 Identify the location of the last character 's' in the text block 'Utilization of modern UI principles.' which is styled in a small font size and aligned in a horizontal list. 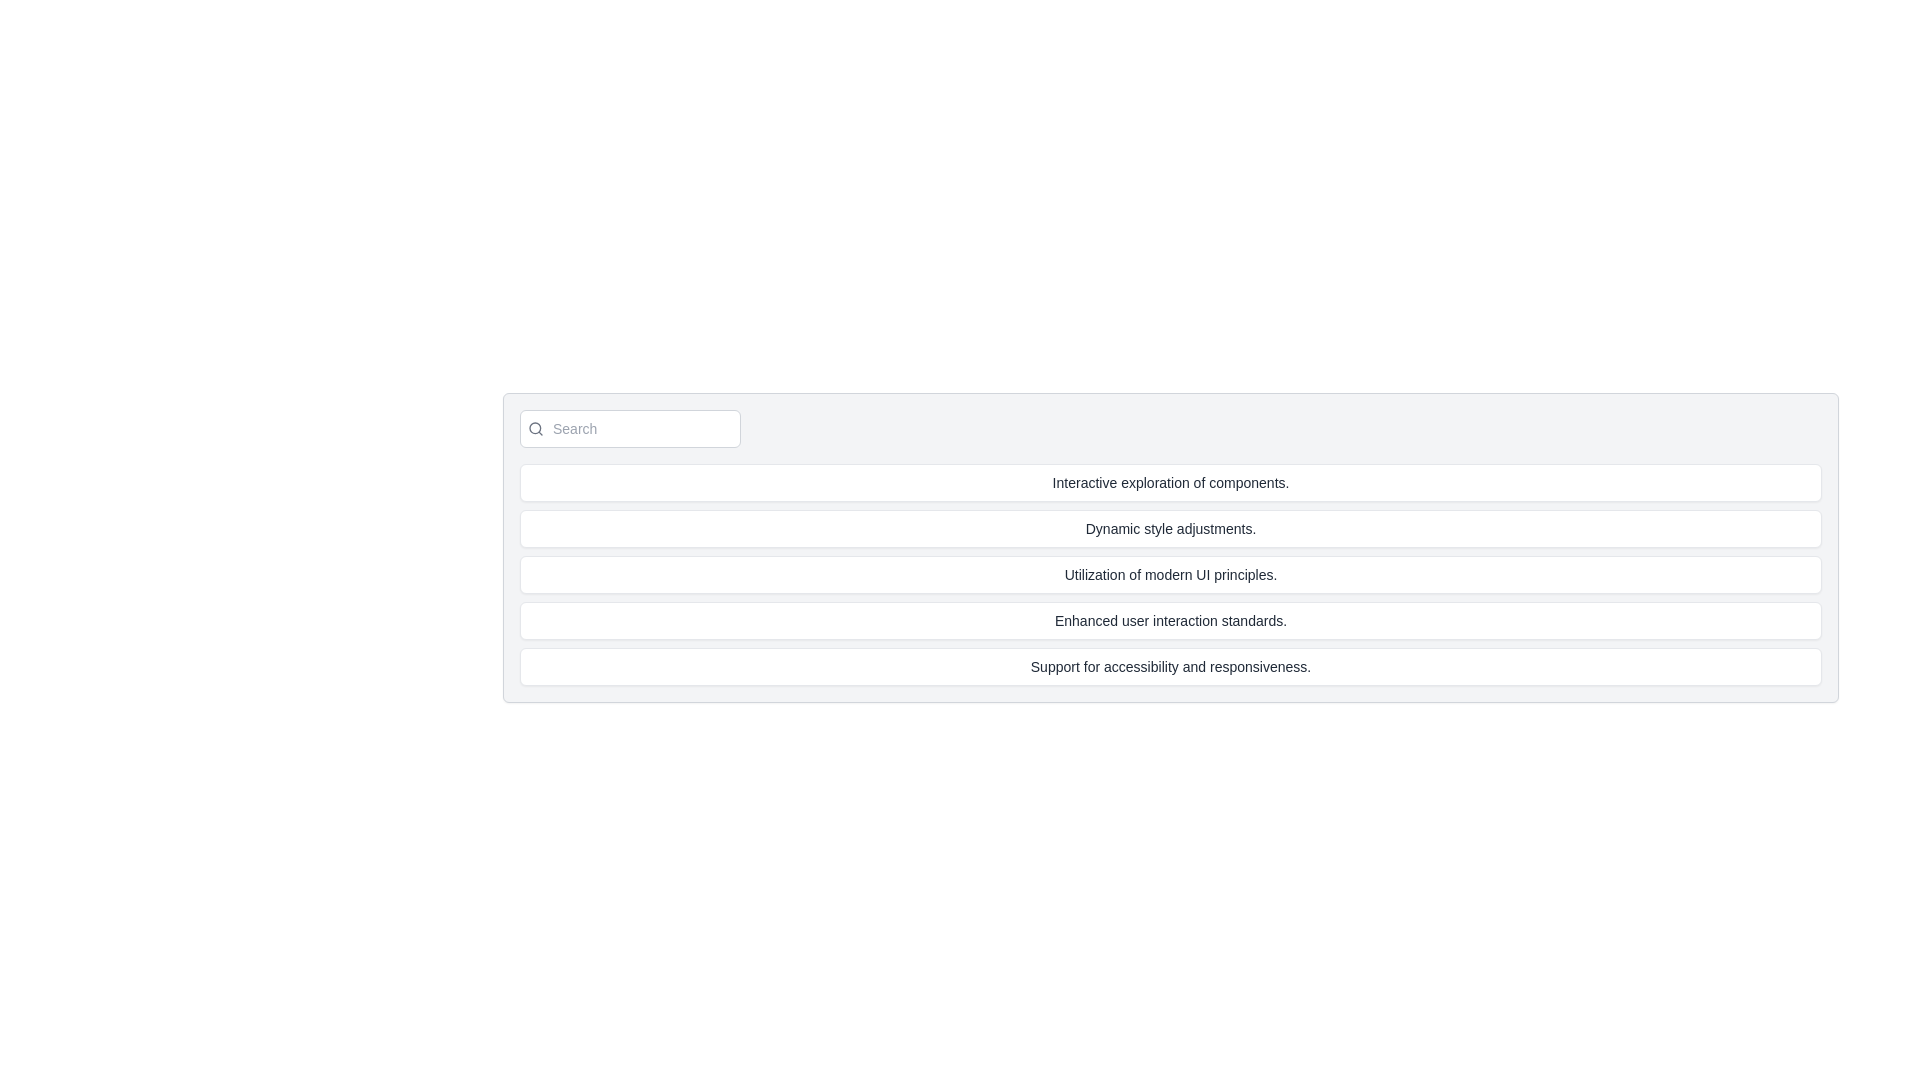
(1268, 574).